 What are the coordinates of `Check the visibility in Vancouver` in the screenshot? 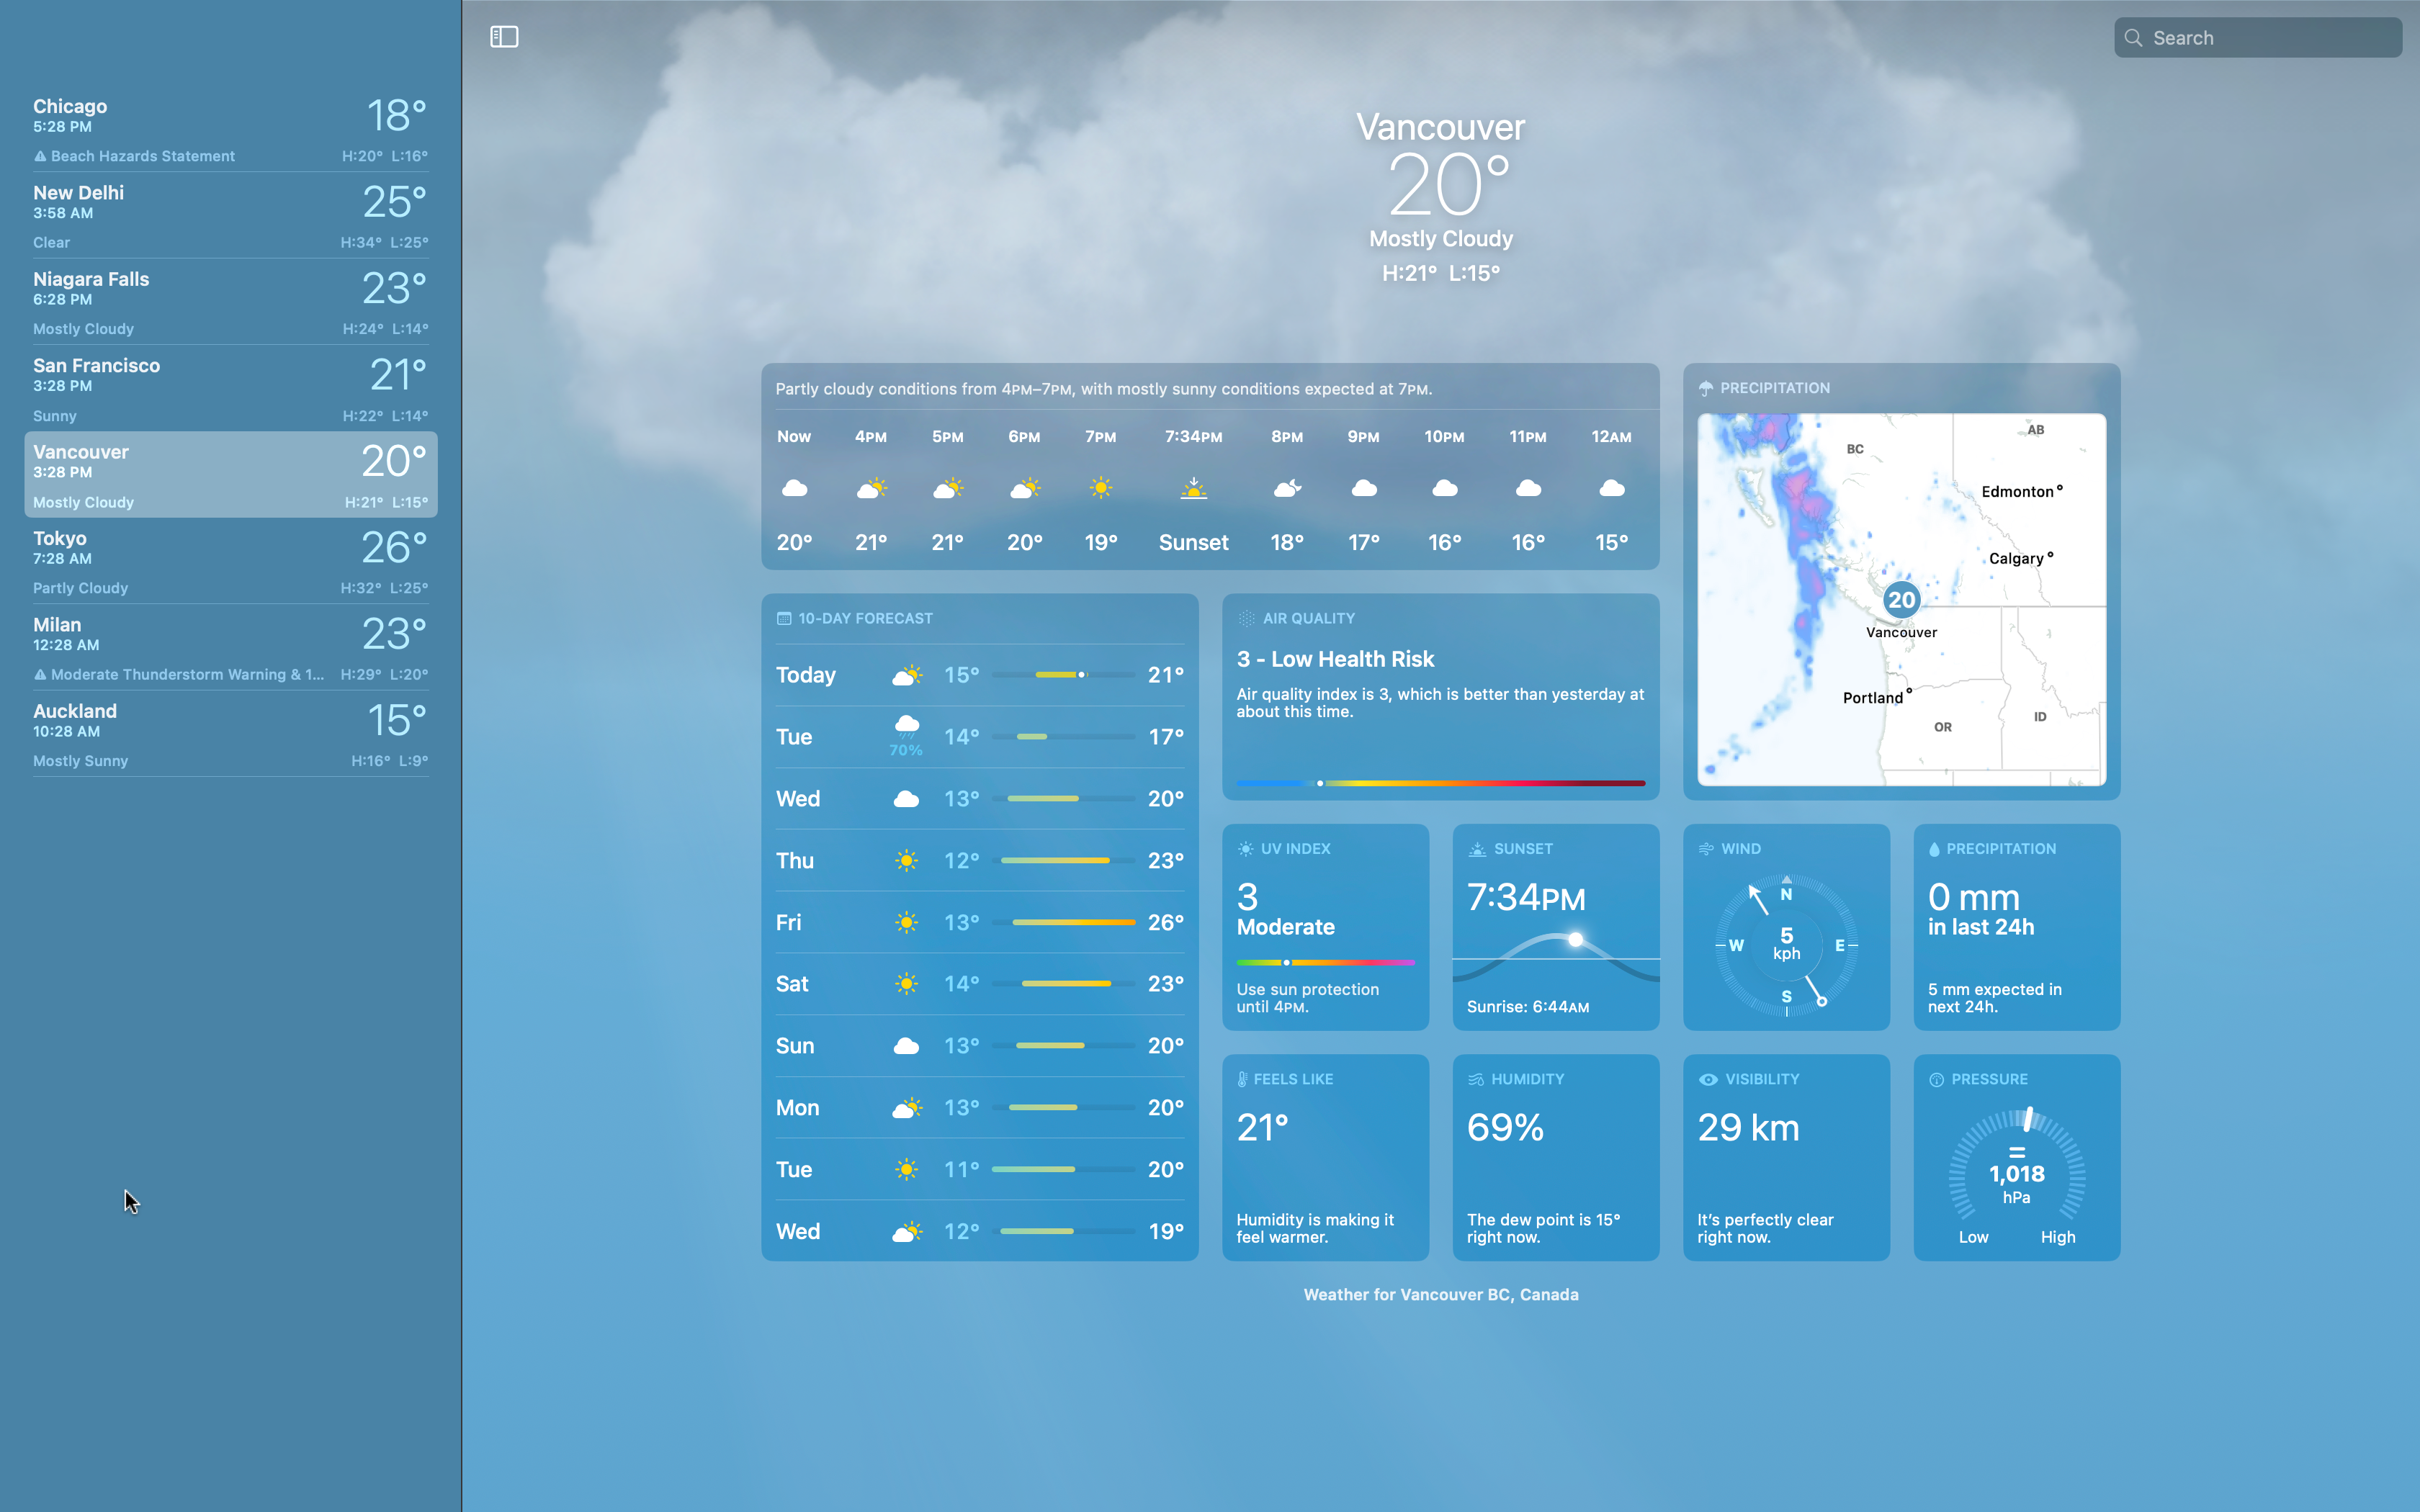 It's located at (1785, 1155).